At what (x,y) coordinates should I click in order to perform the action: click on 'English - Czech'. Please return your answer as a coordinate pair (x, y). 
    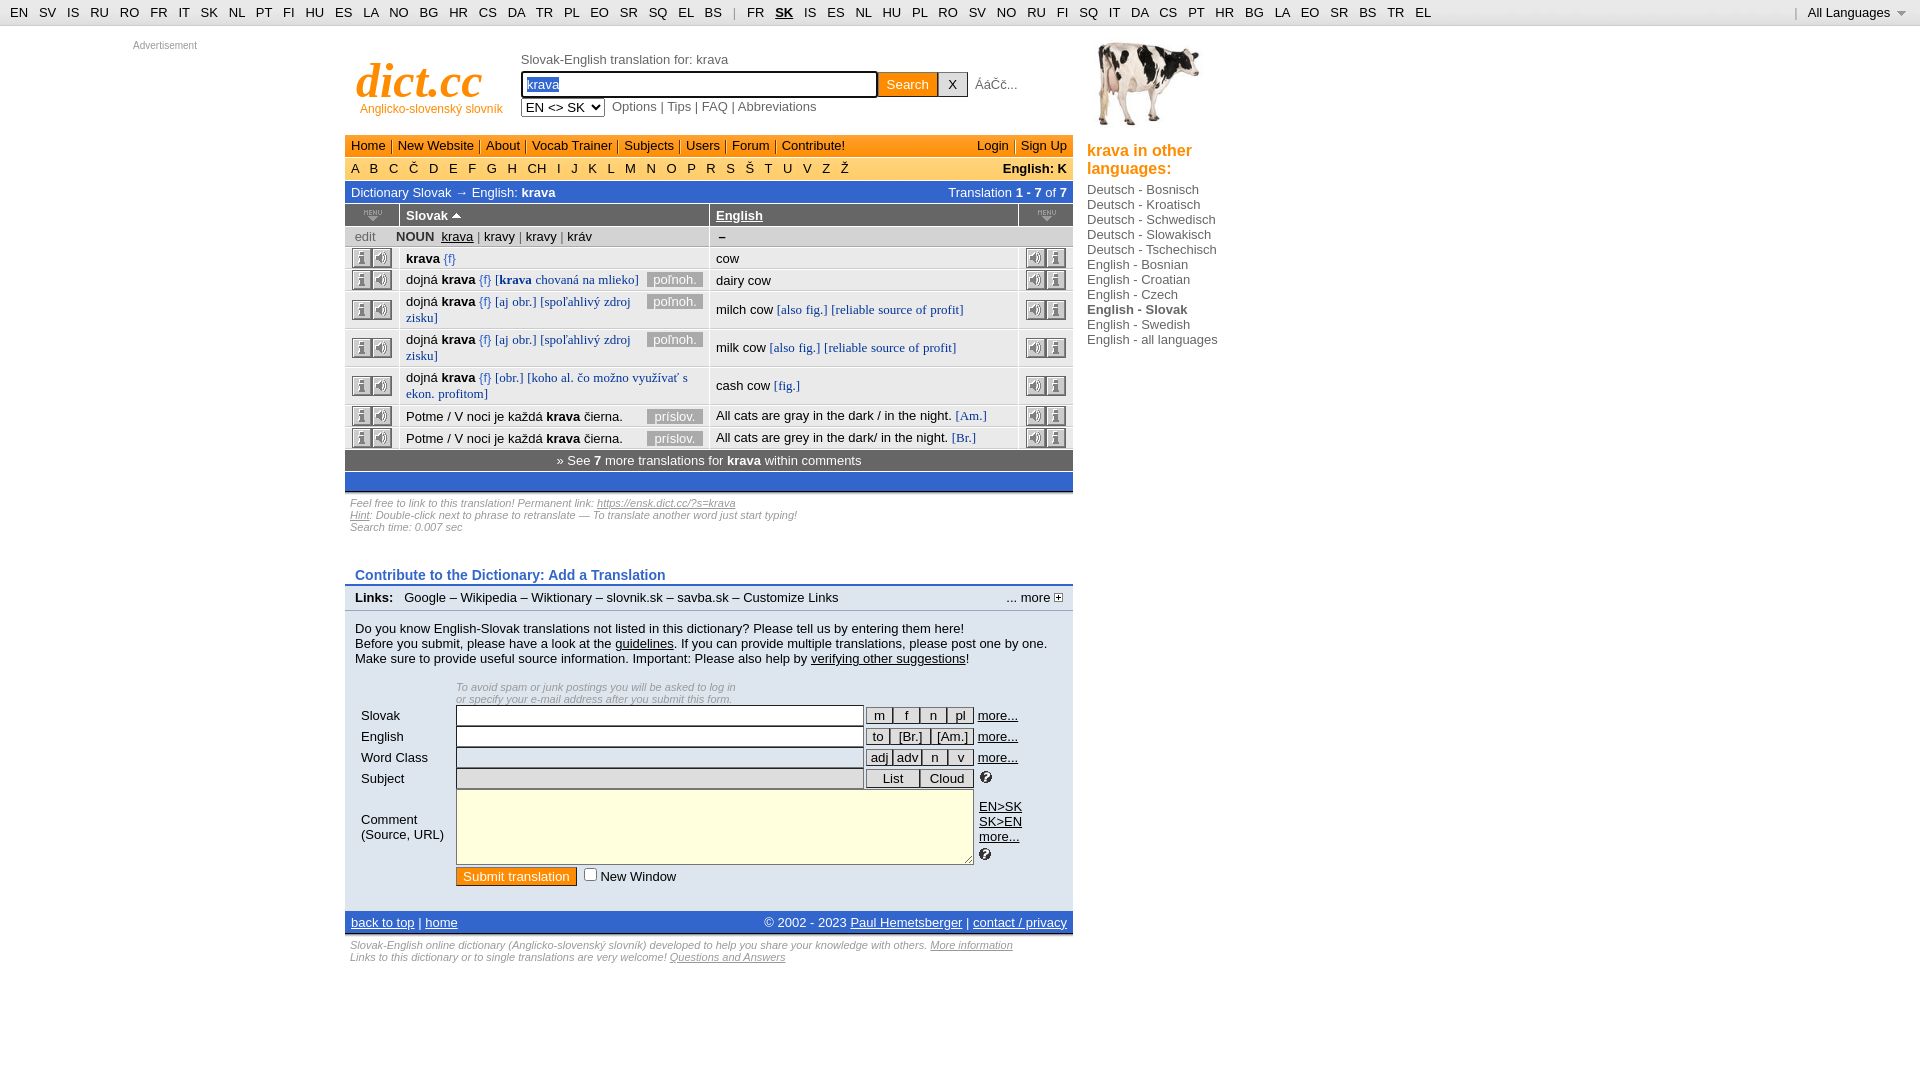
    Looking at the image, I should click on (1132, 294).